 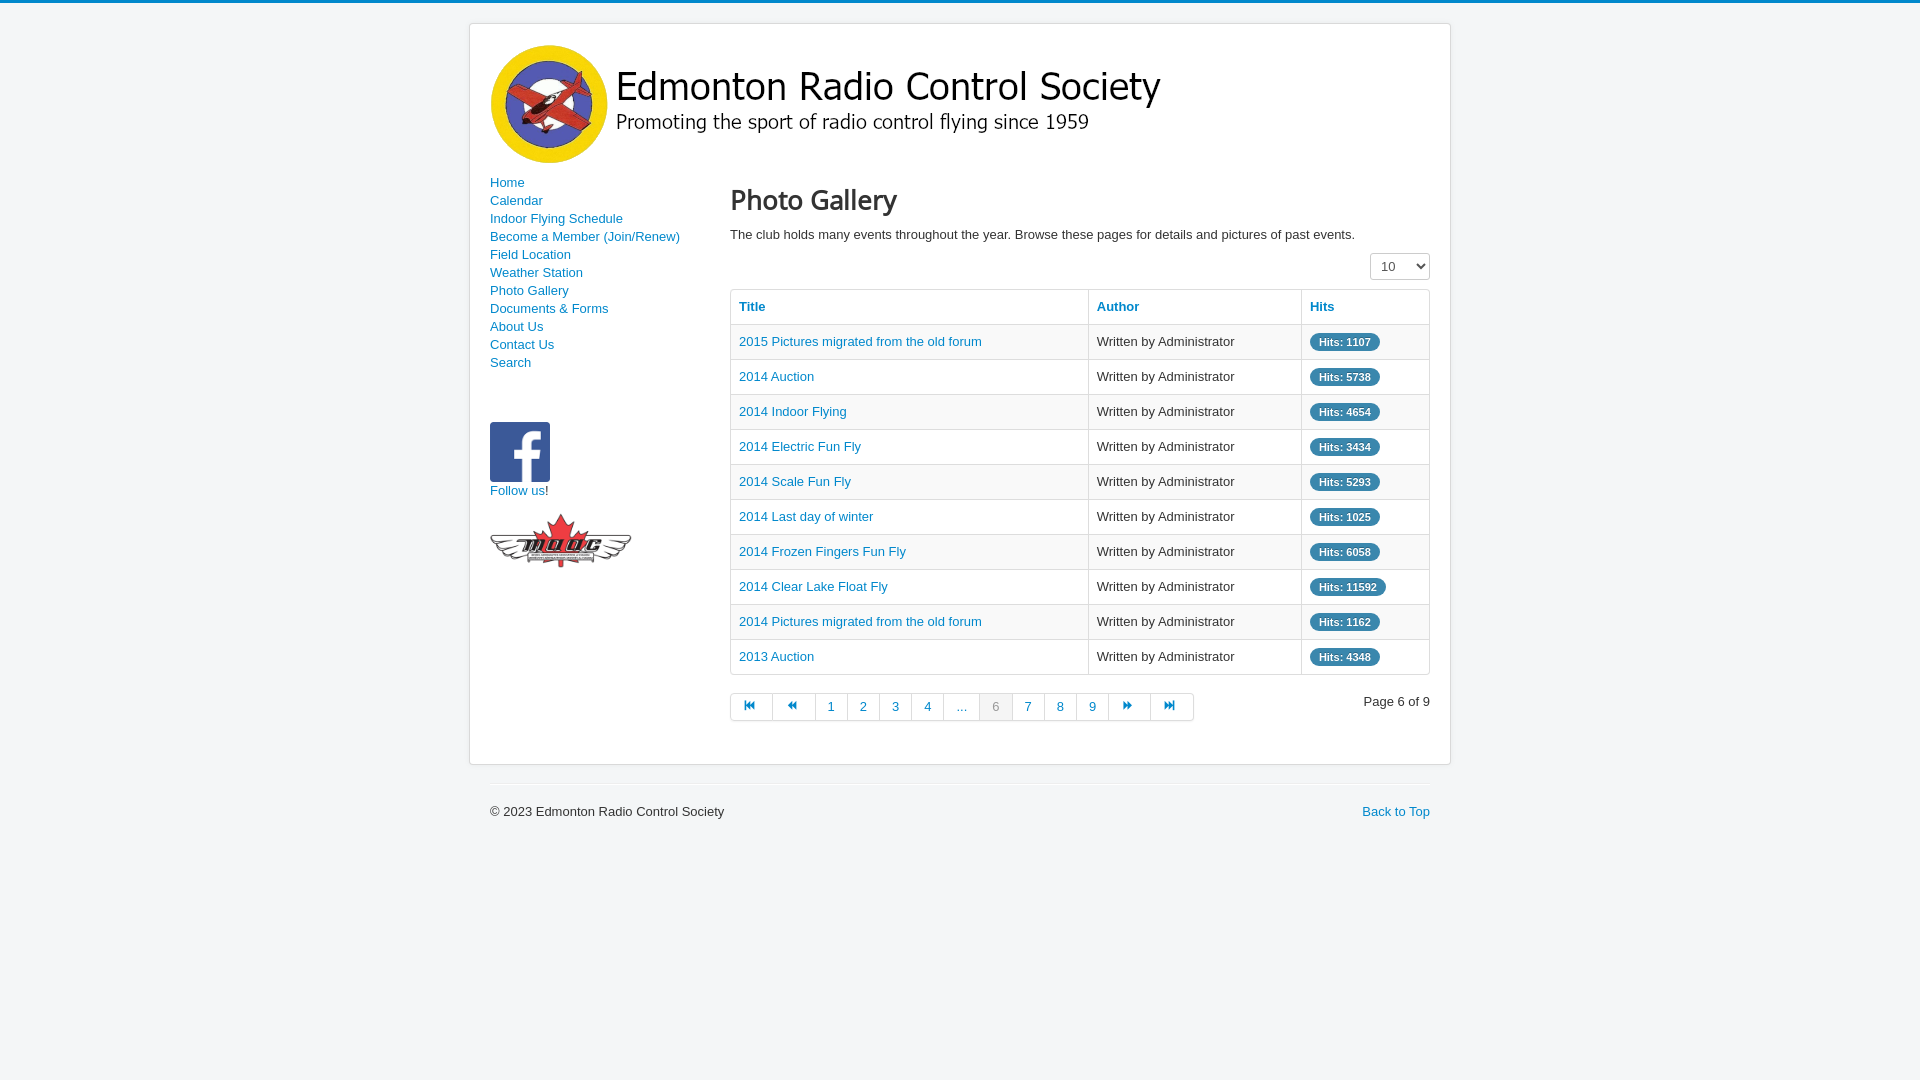 I want to click on 'Prev', so click(x=792, y=705).